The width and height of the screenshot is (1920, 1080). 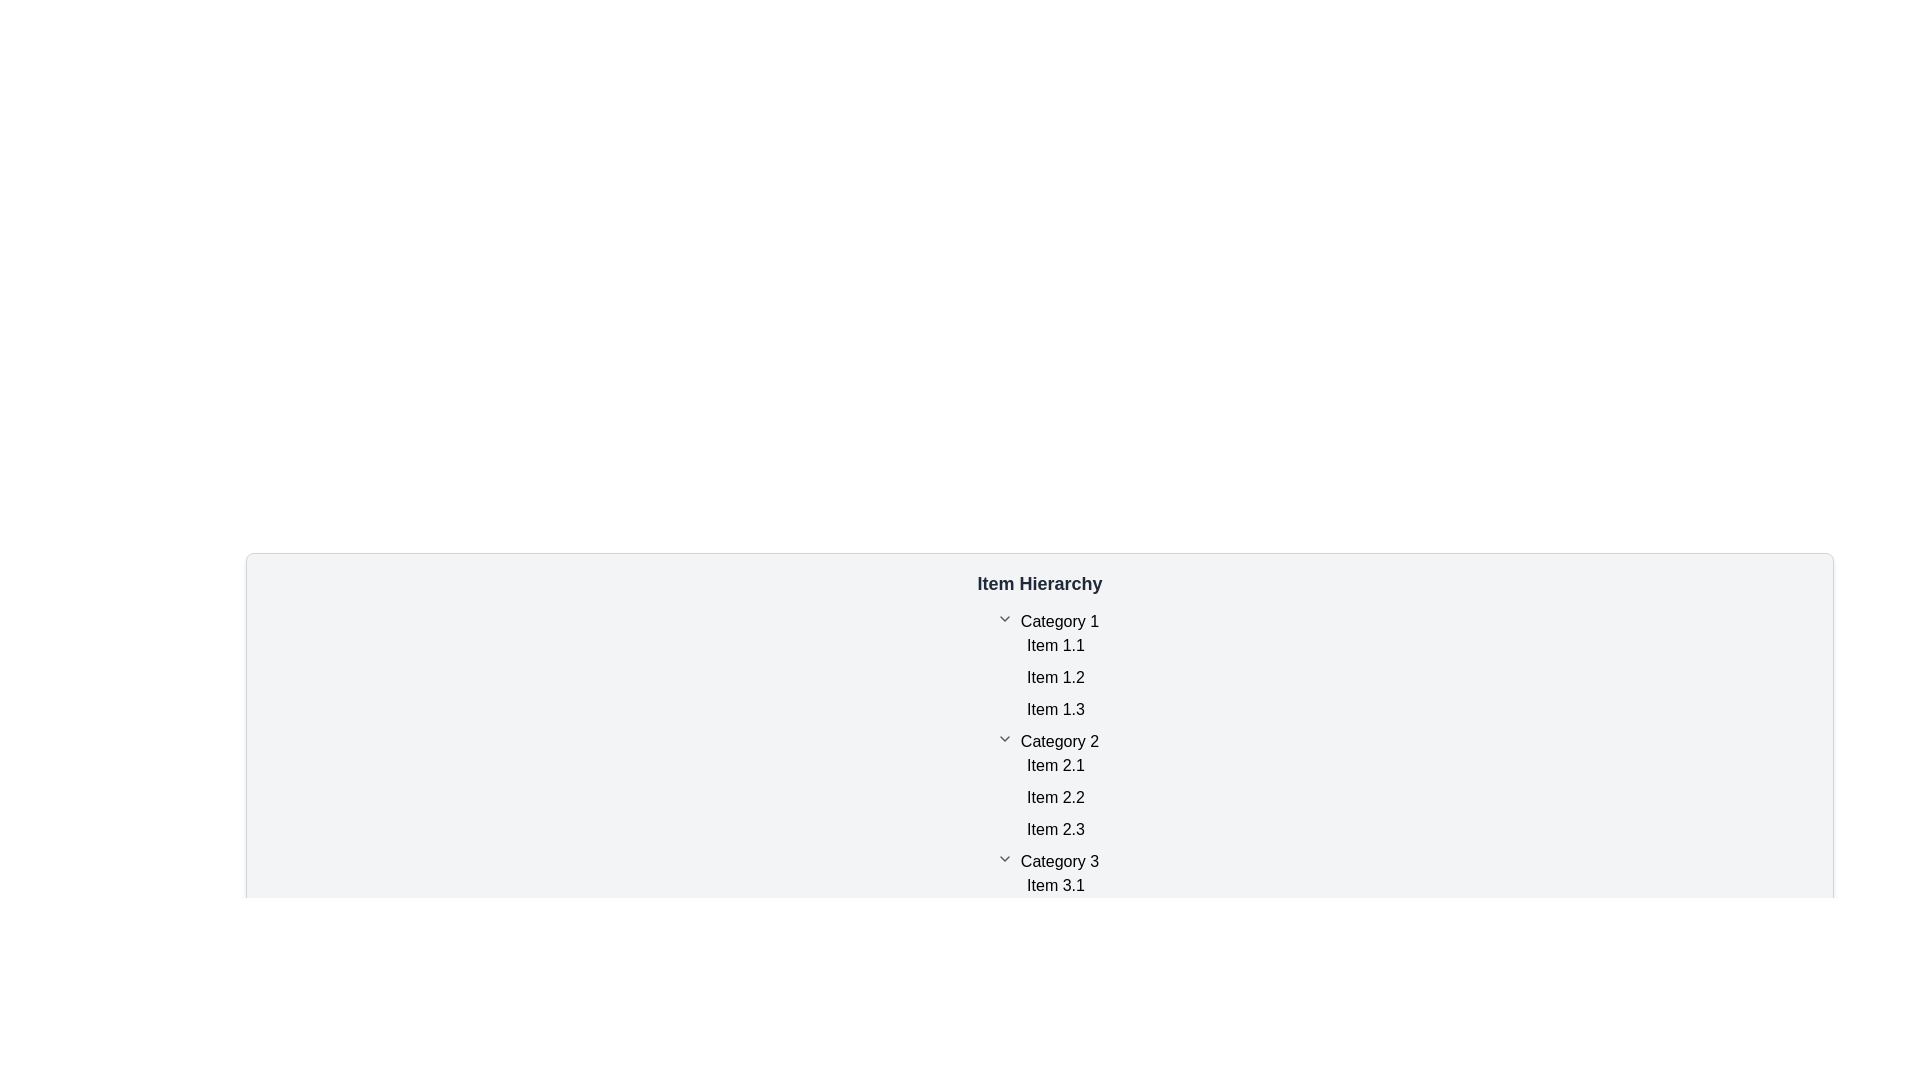 I want to click on the small, downward-facing caret icon located to the immediate left of the text 'Category 3', so click(x=1004, y=858).